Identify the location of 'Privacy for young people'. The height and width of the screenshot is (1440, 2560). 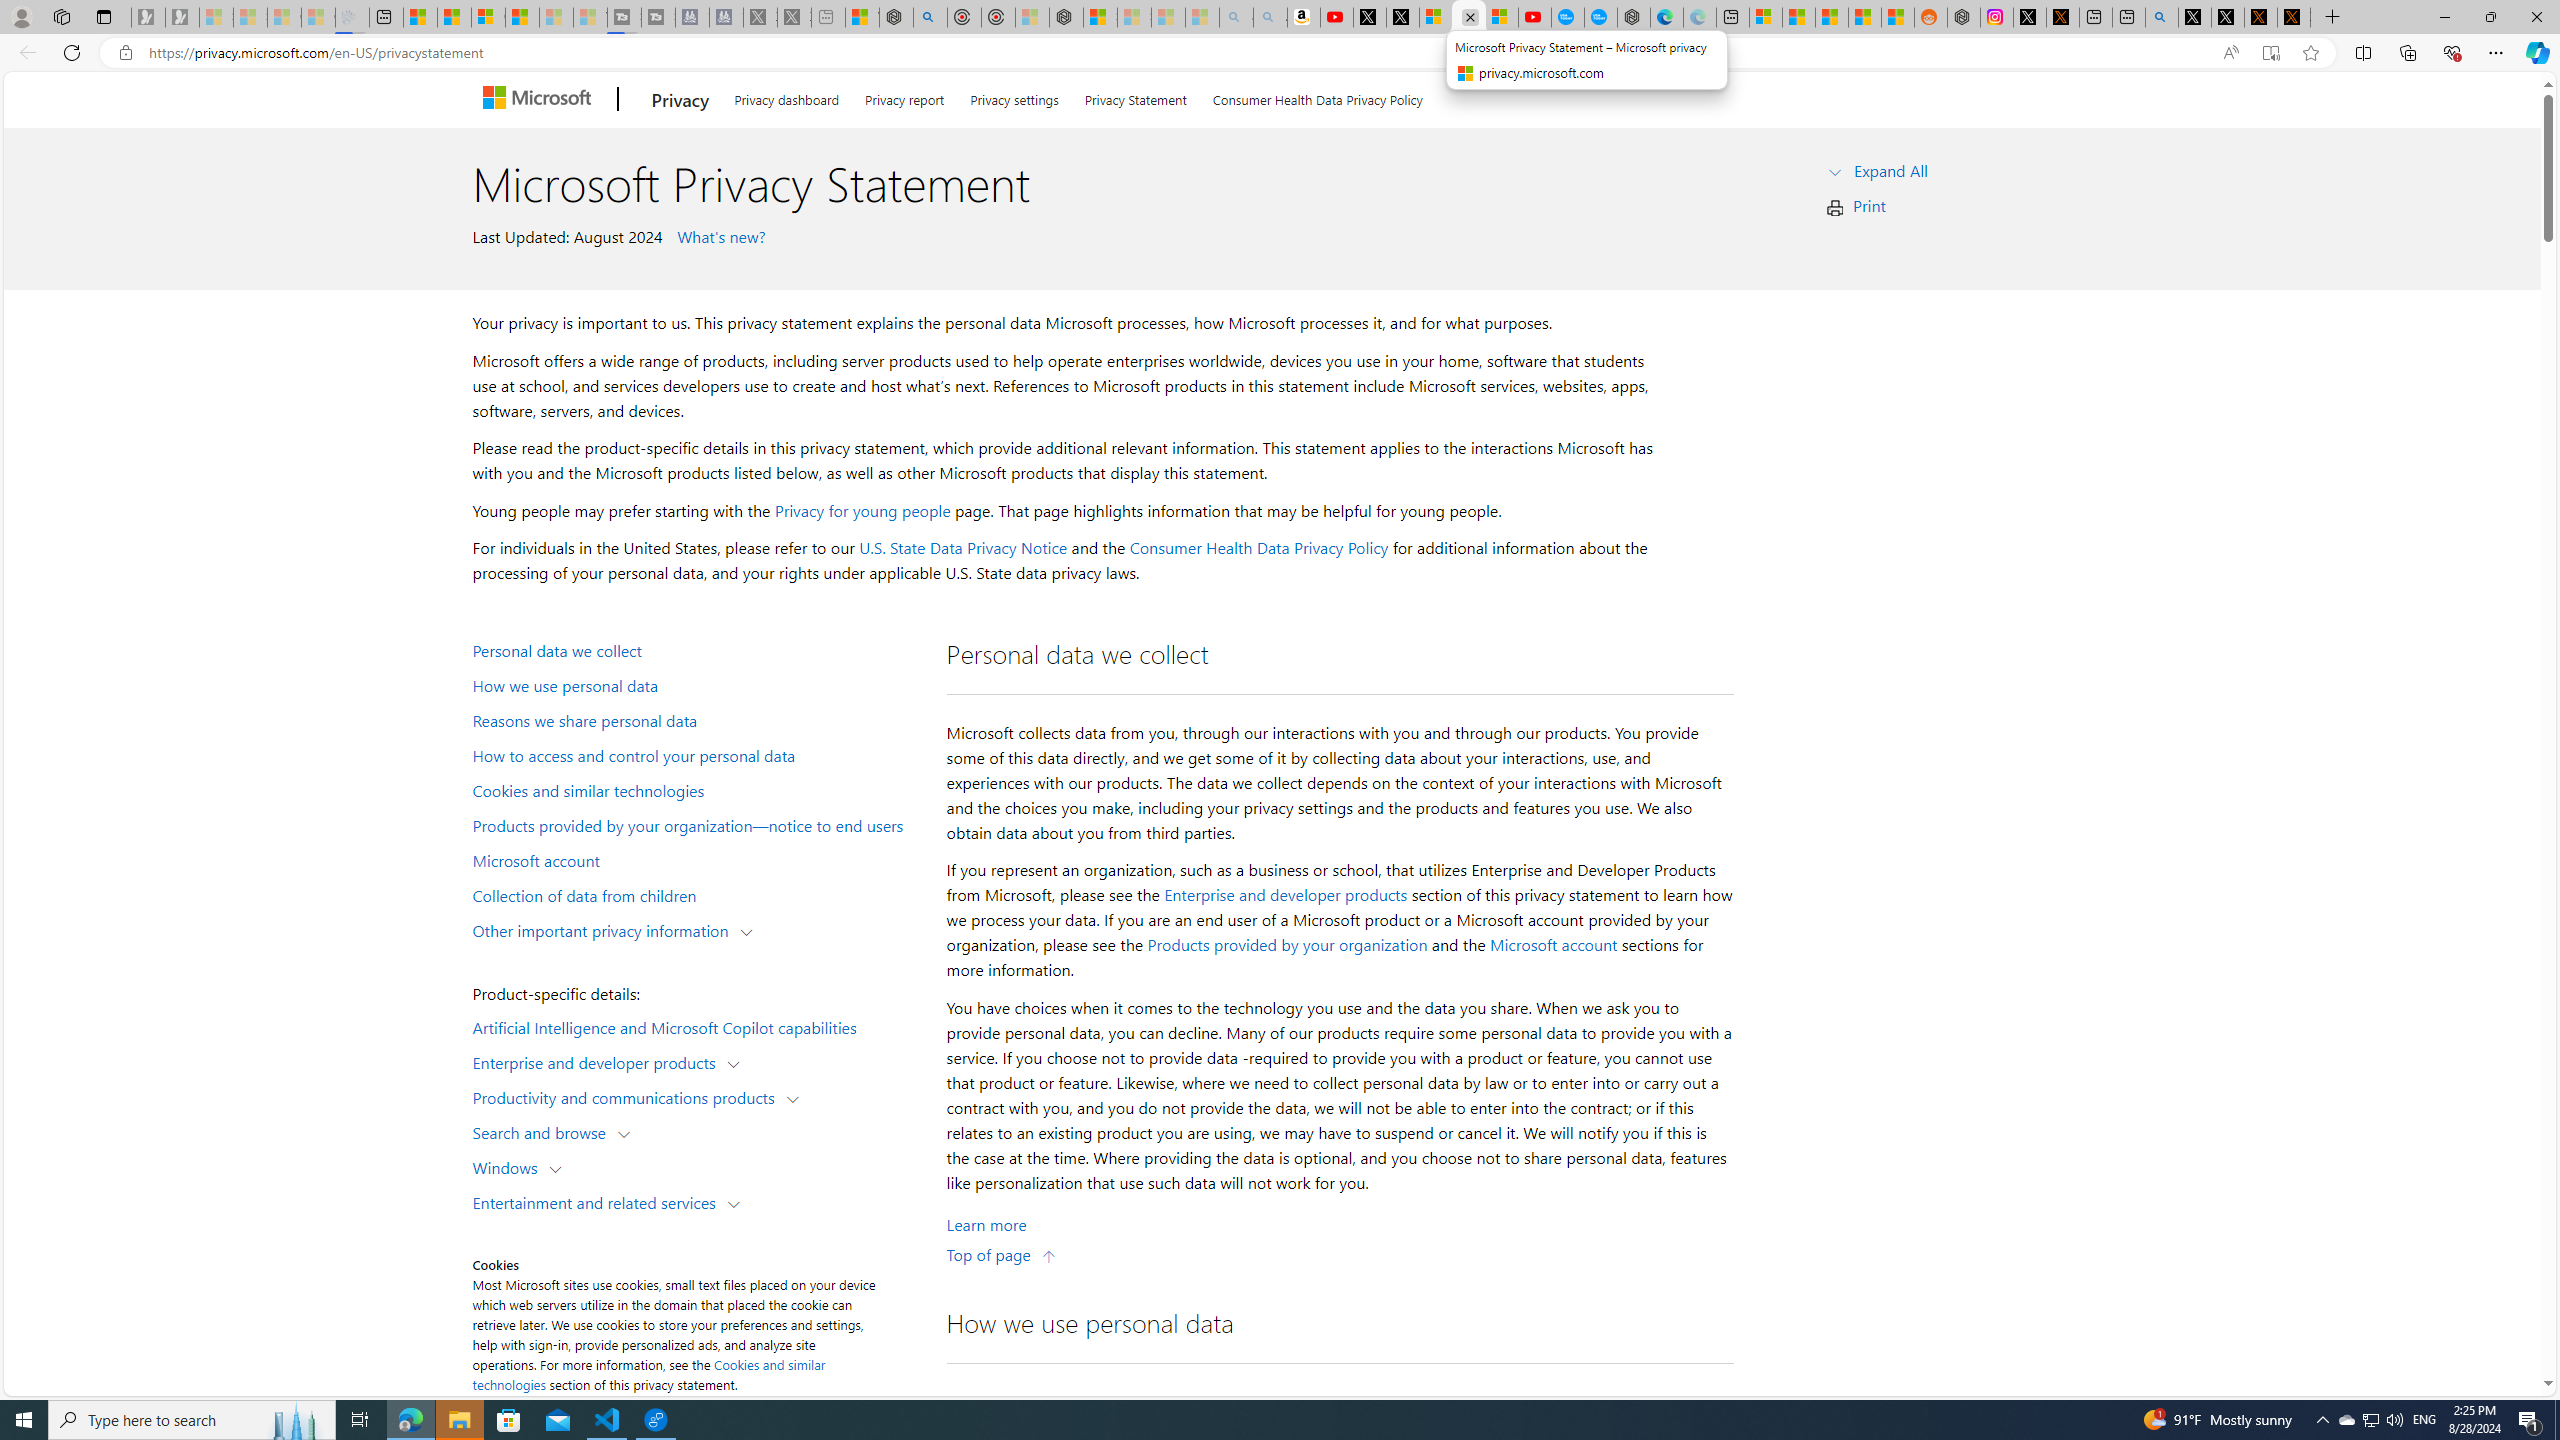
(860, 509).